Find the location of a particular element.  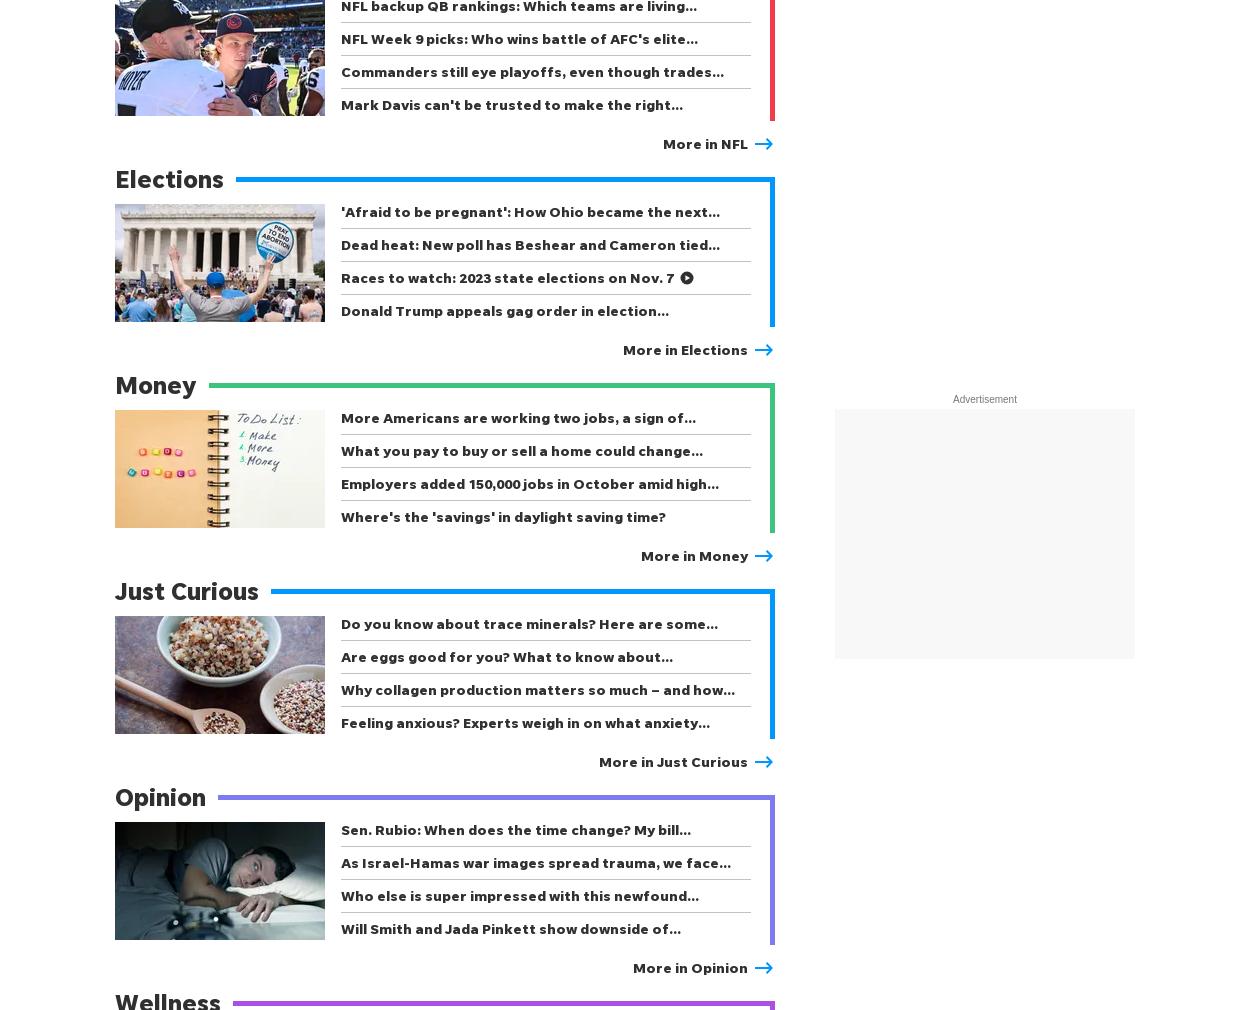

'NFL Week 9 picks: Who wins battle of AFC's elite…' is located at coordinates (340, 37).